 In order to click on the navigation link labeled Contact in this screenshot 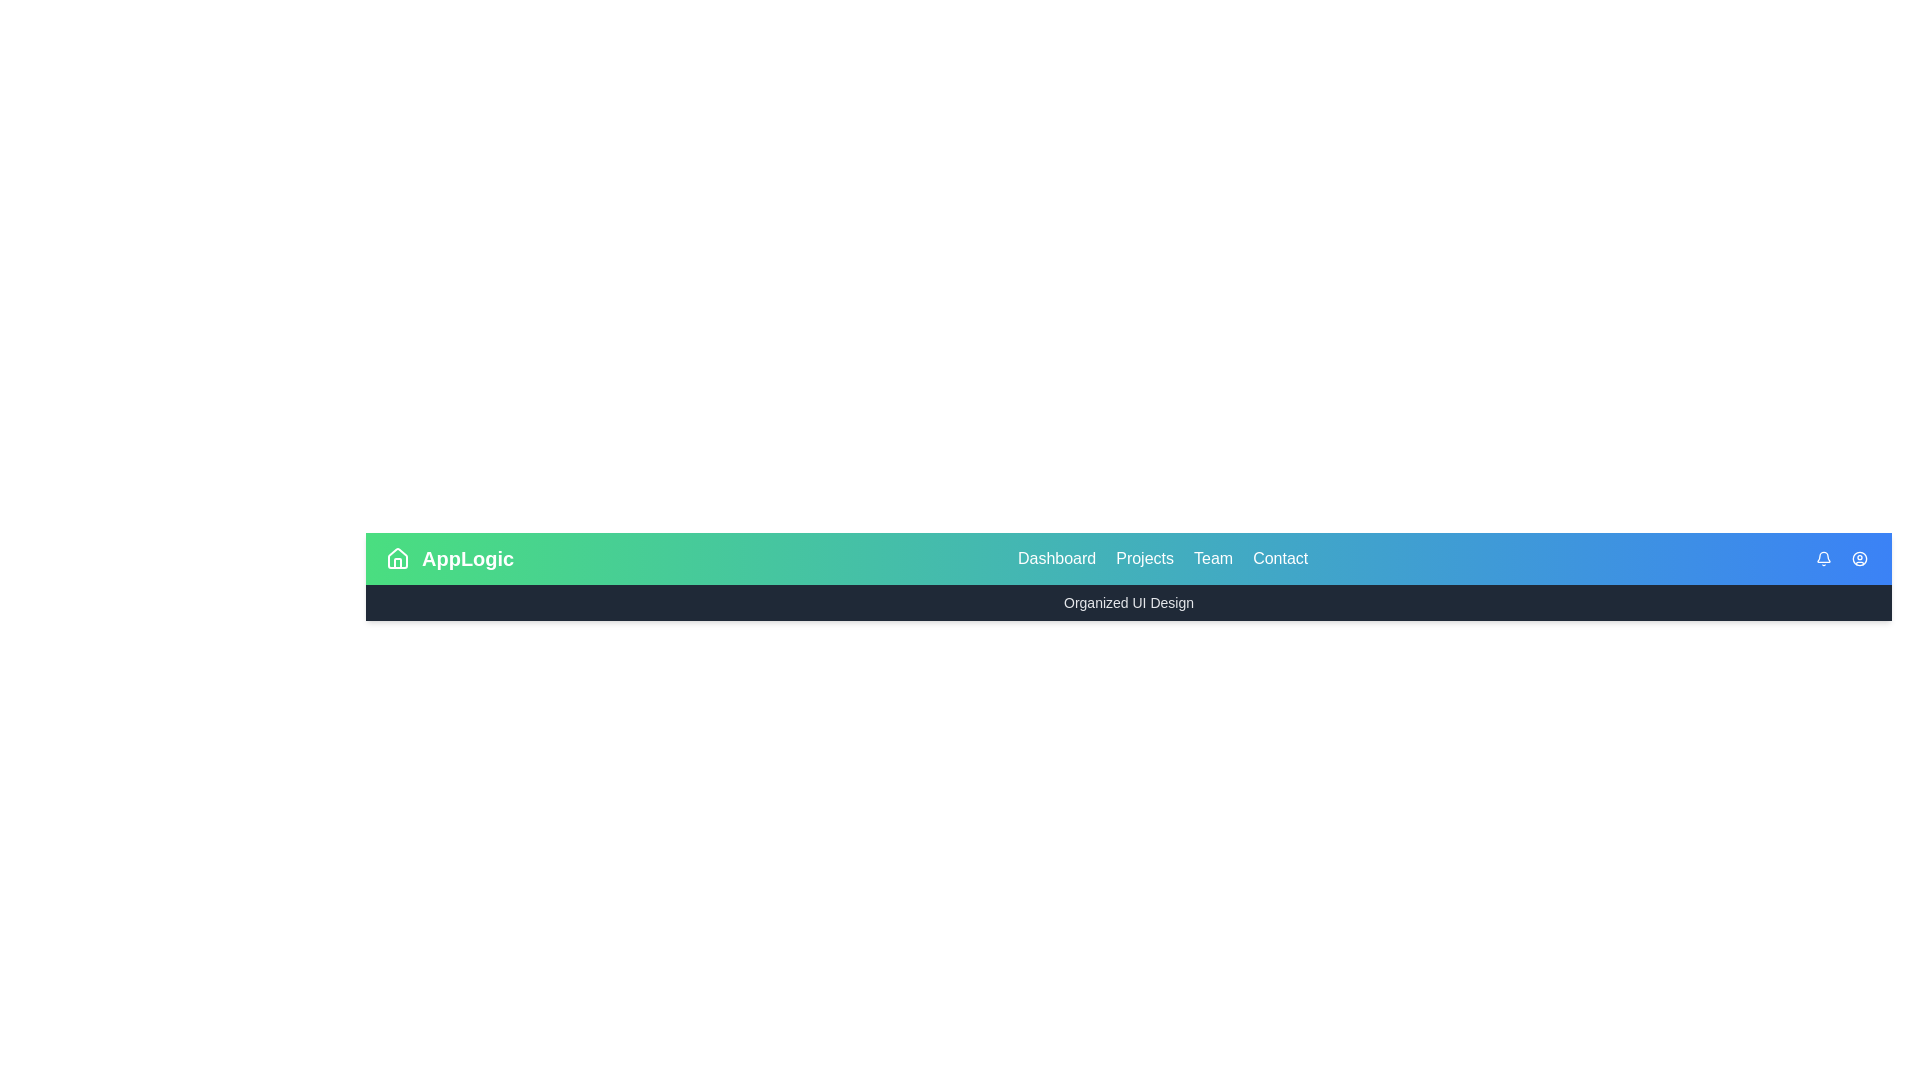, I will do `click(1280, 559)`.